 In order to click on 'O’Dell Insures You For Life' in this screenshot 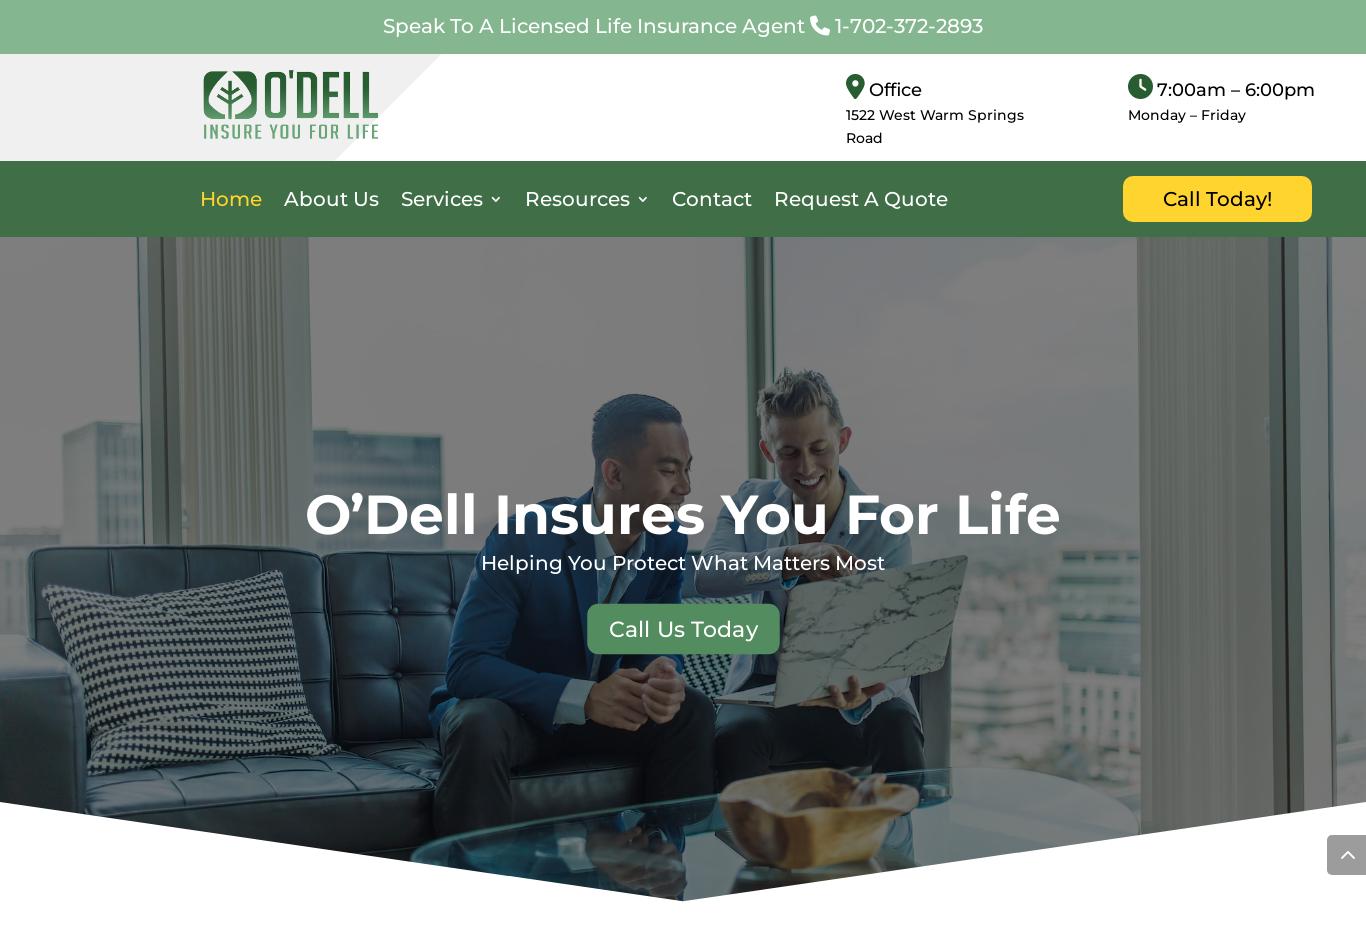, I will do `click(683, 513)`.